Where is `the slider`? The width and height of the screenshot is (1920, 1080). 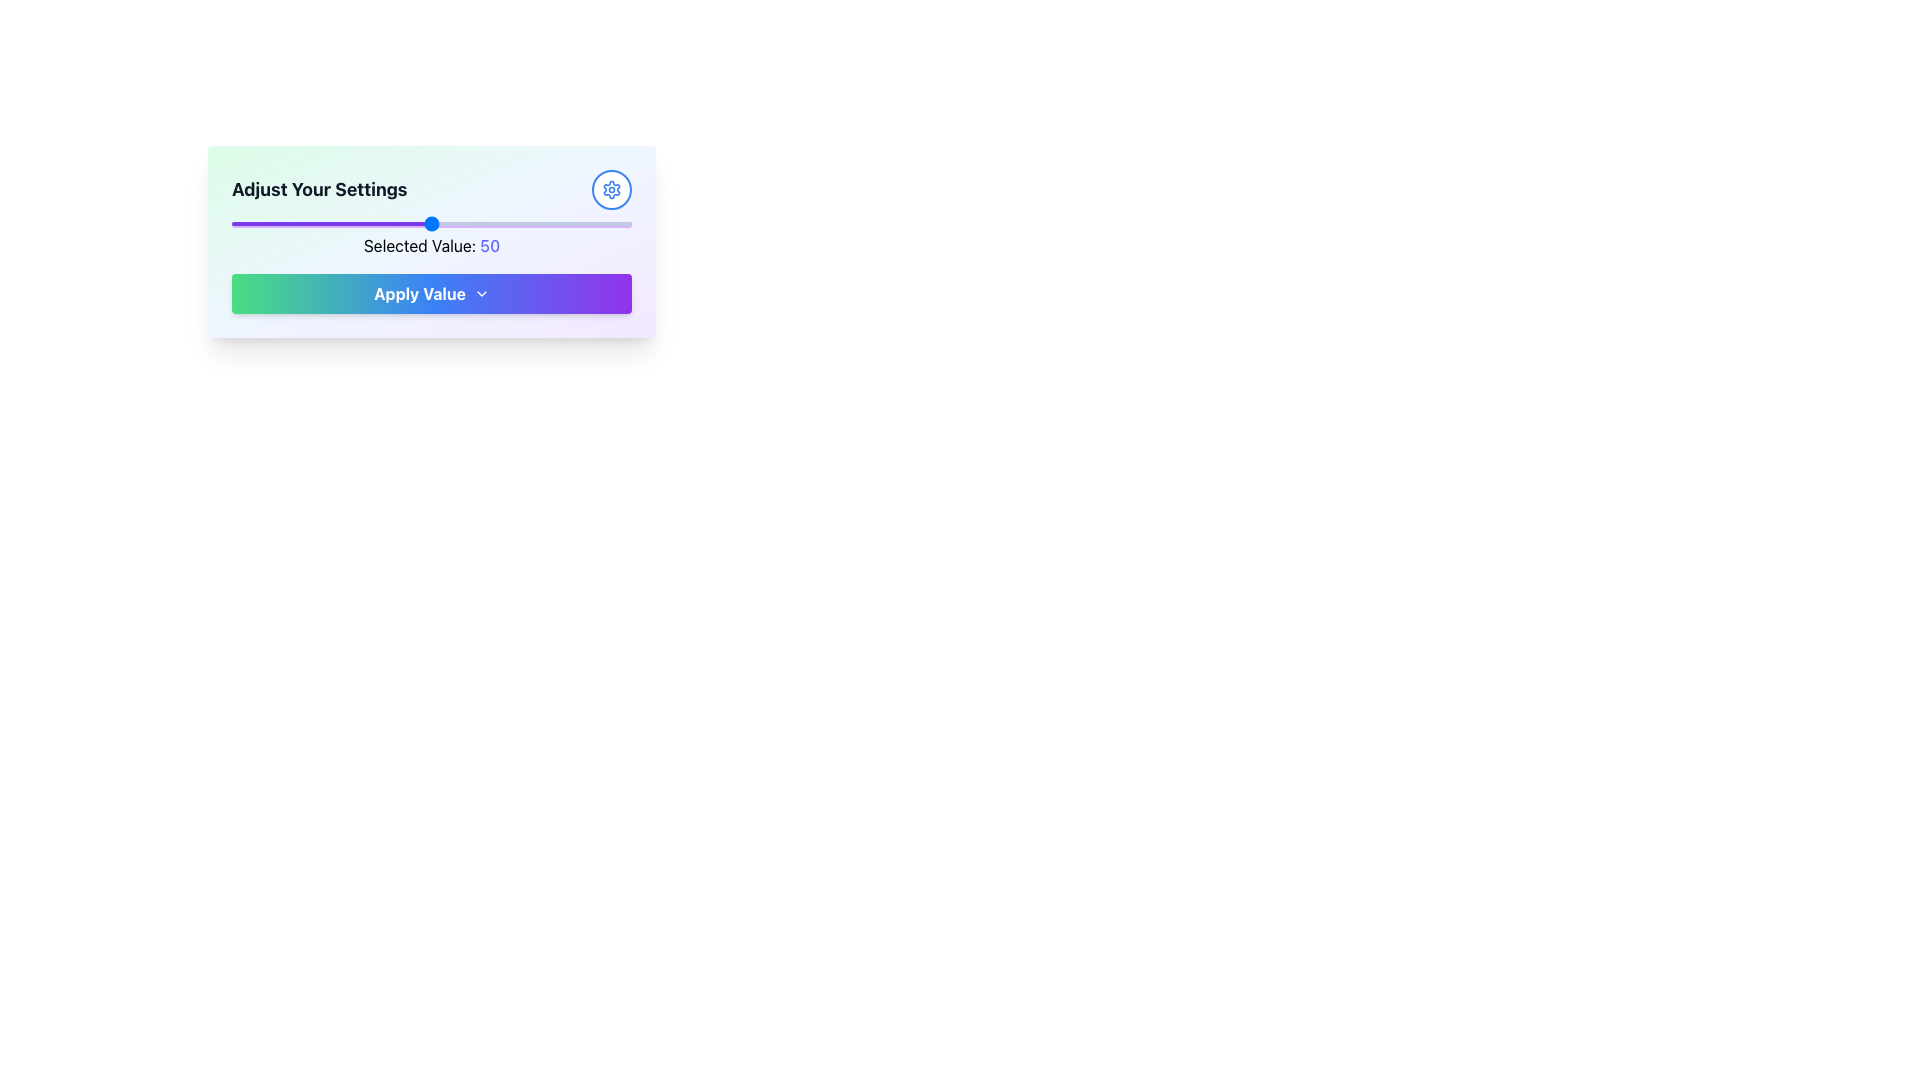 the slider is located at coordinates (419, 223).